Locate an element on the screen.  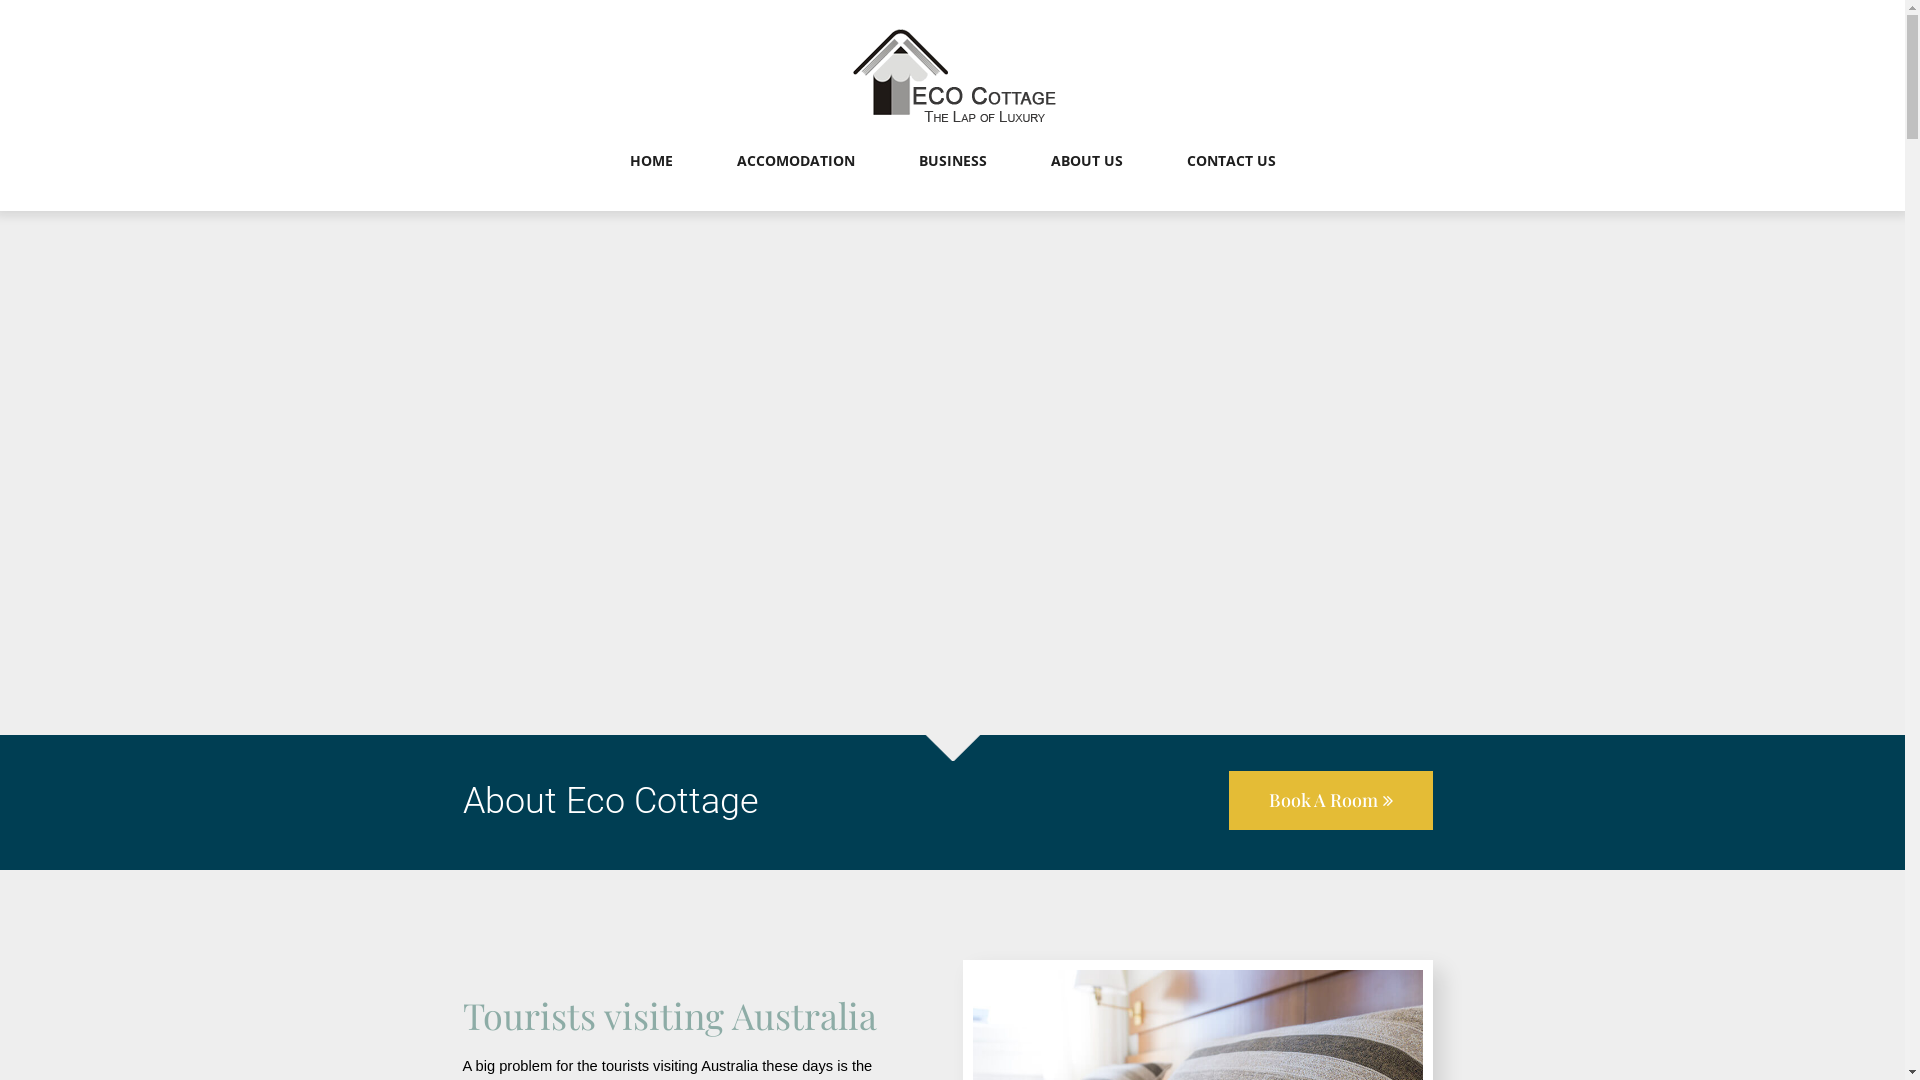
'CONTACT US' is located at coordinates (1229, 181).